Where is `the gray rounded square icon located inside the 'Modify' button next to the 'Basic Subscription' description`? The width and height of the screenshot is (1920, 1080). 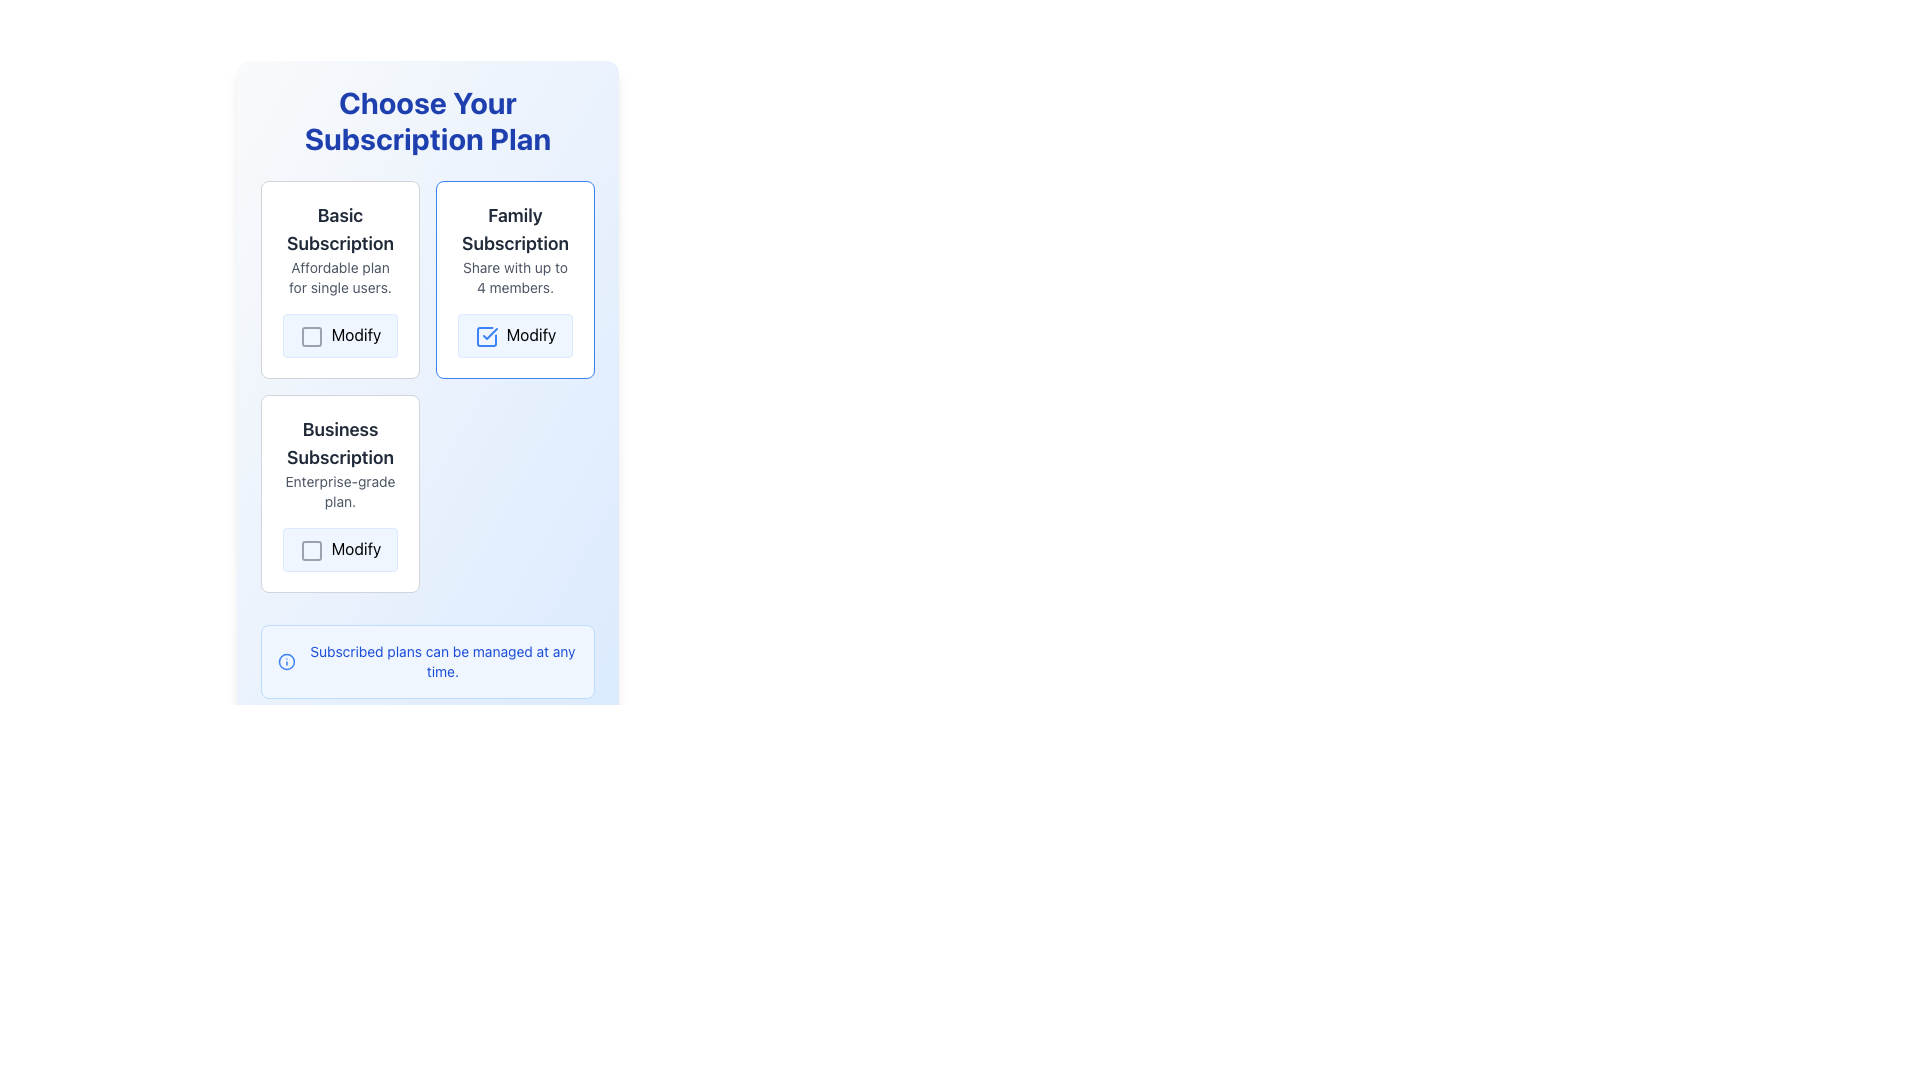 the gray rounded square icon located inside the 'Modify' button next to the 'Basic Subscription' description is located at coordinates (310, 335).